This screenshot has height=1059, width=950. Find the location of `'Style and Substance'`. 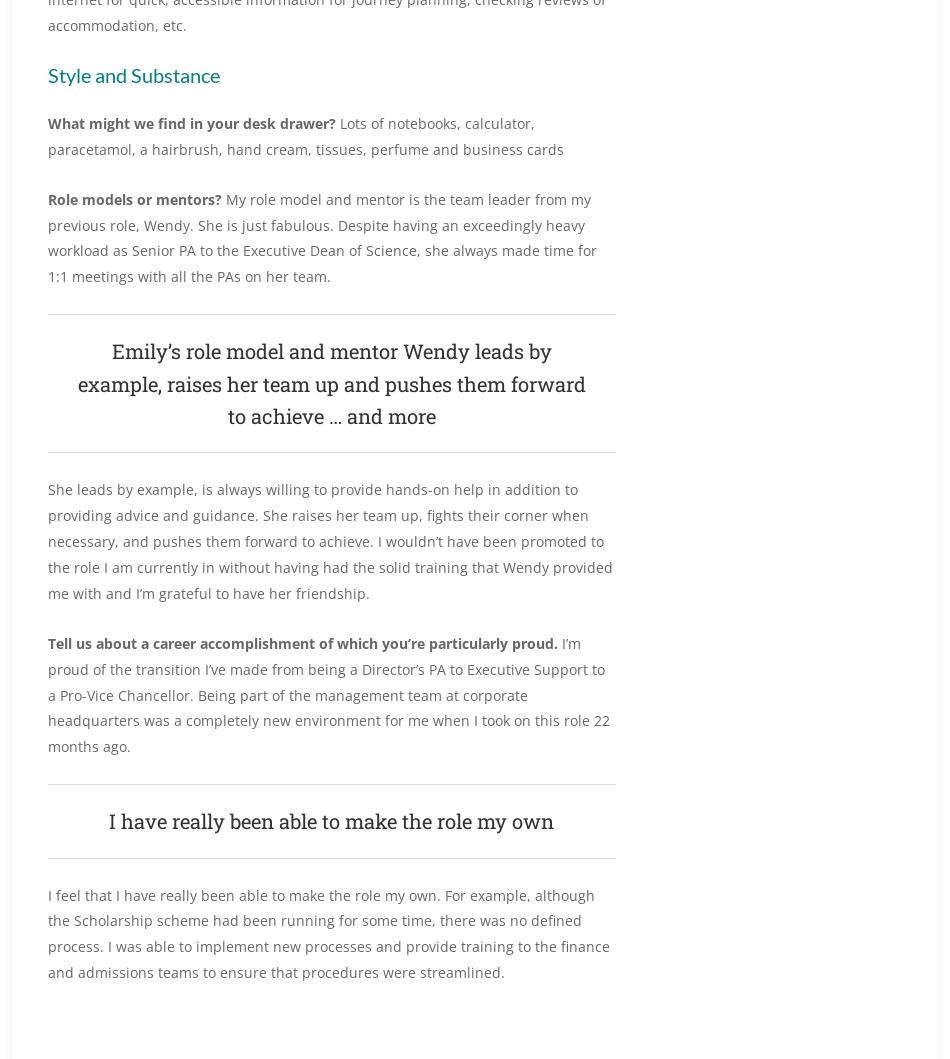

'Style and Substance' is located at coordinates (134, 74).